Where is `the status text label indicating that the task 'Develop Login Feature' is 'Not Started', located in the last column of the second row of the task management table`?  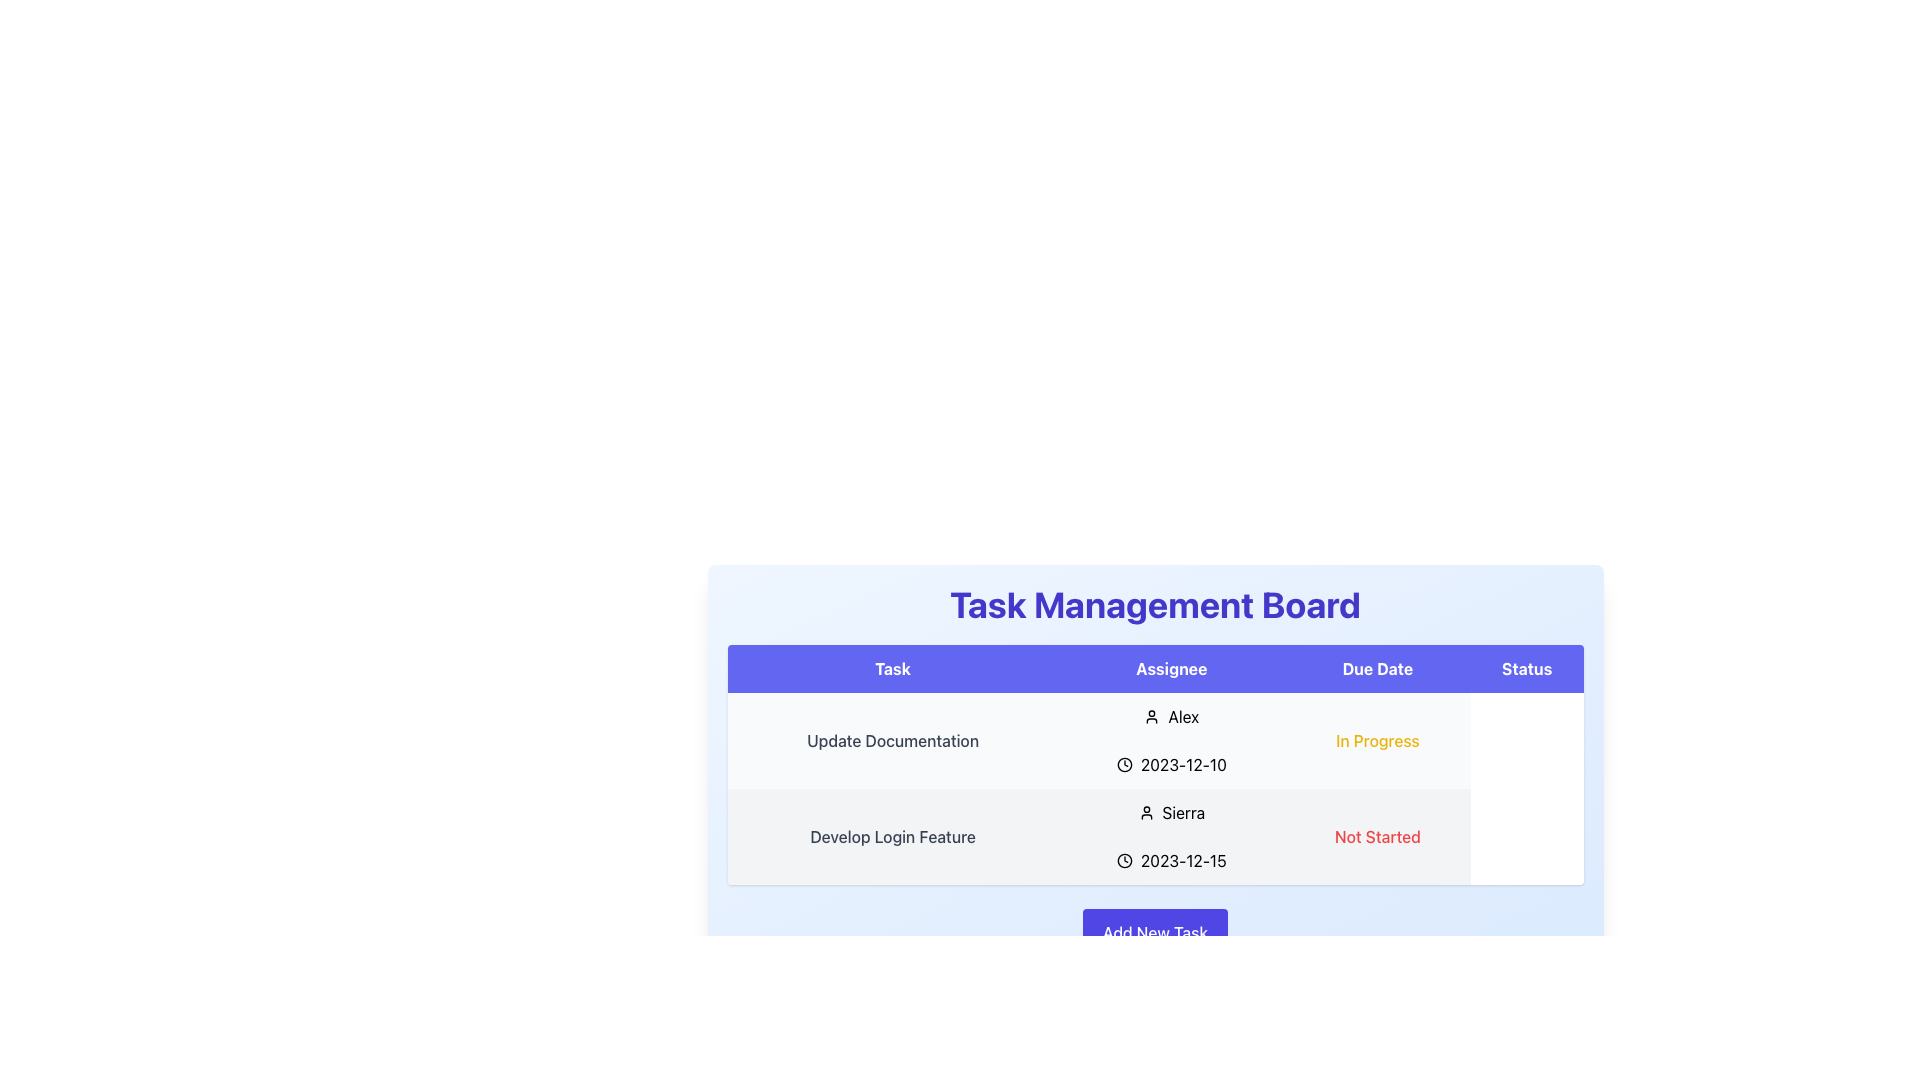 the status text label indicating that the task 'Develop Login Feature' is 'Not Started', located in the last column of the second row of the task management table is located at coordinates (1376, 837).